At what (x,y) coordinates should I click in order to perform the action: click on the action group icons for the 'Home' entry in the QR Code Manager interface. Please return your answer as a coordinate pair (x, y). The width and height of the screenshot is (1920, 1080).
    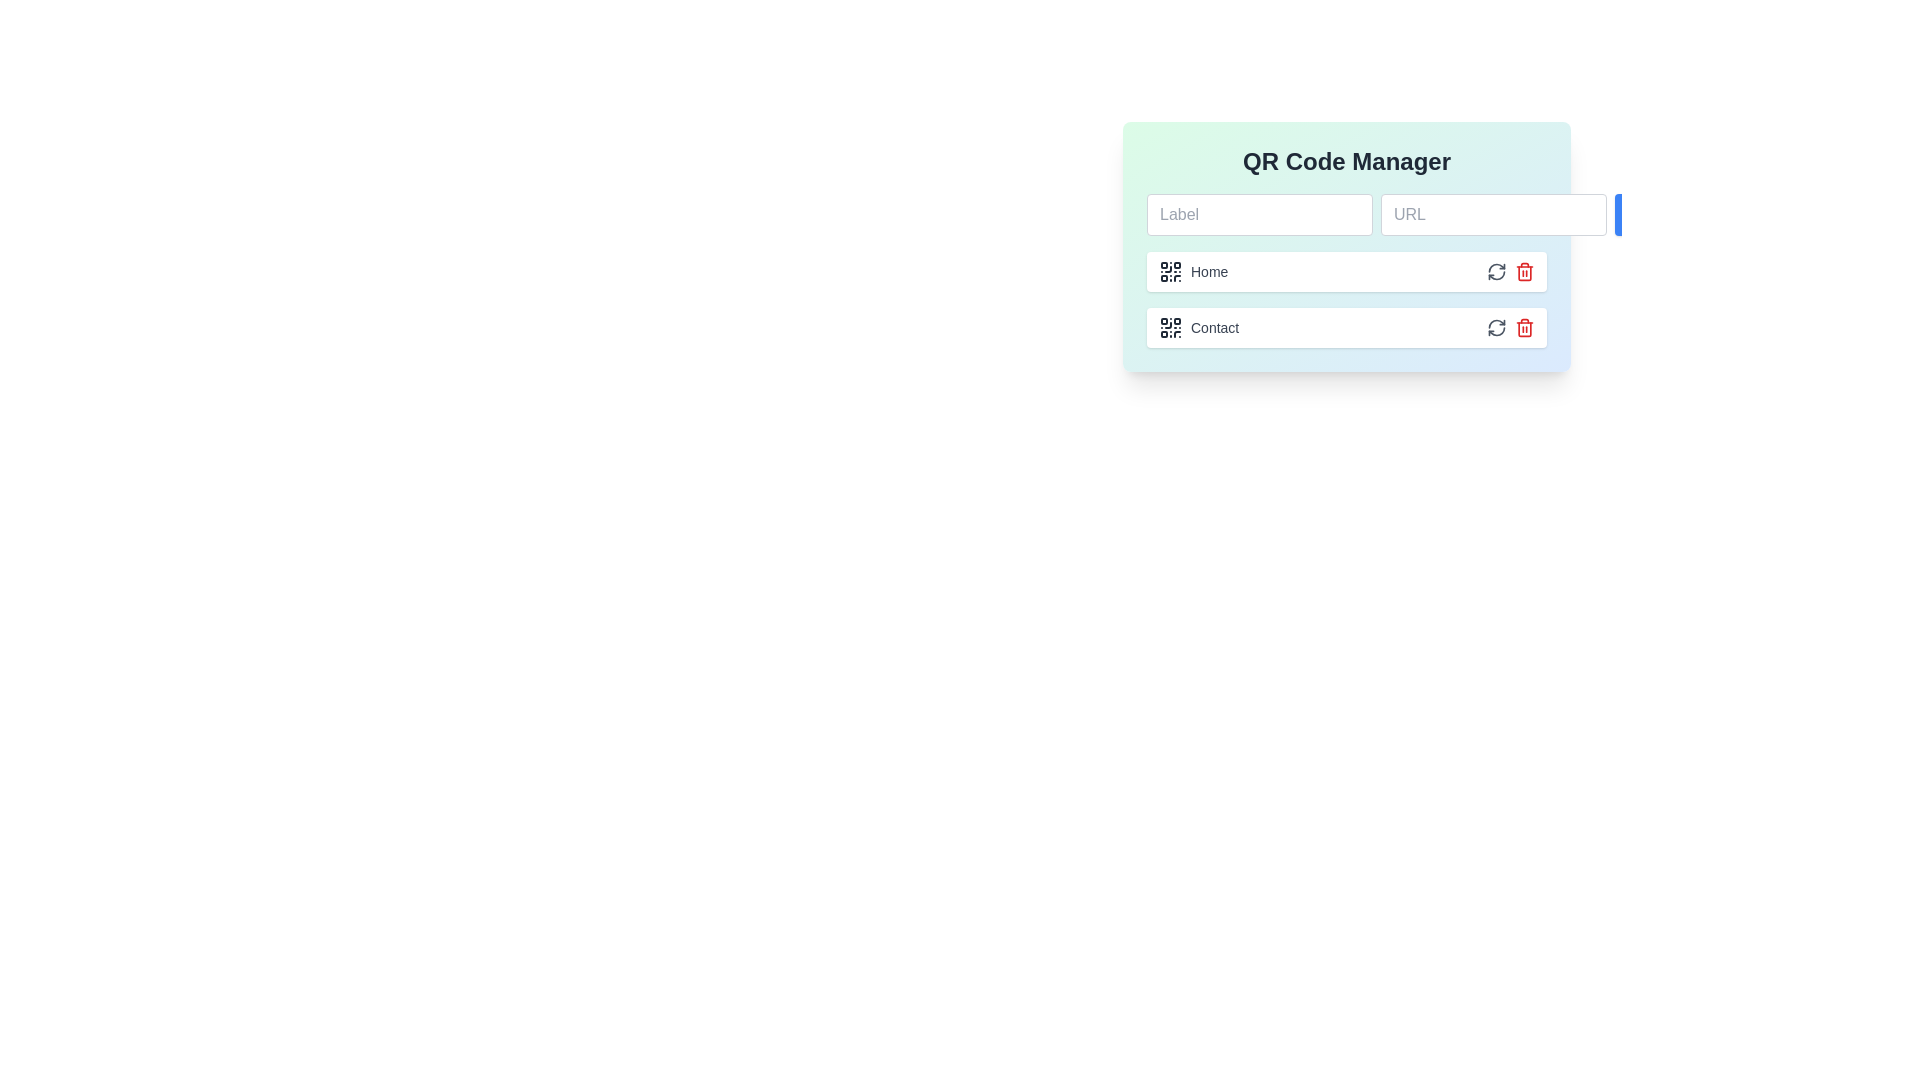
    Looking at the image, I should click on (1511, 272).